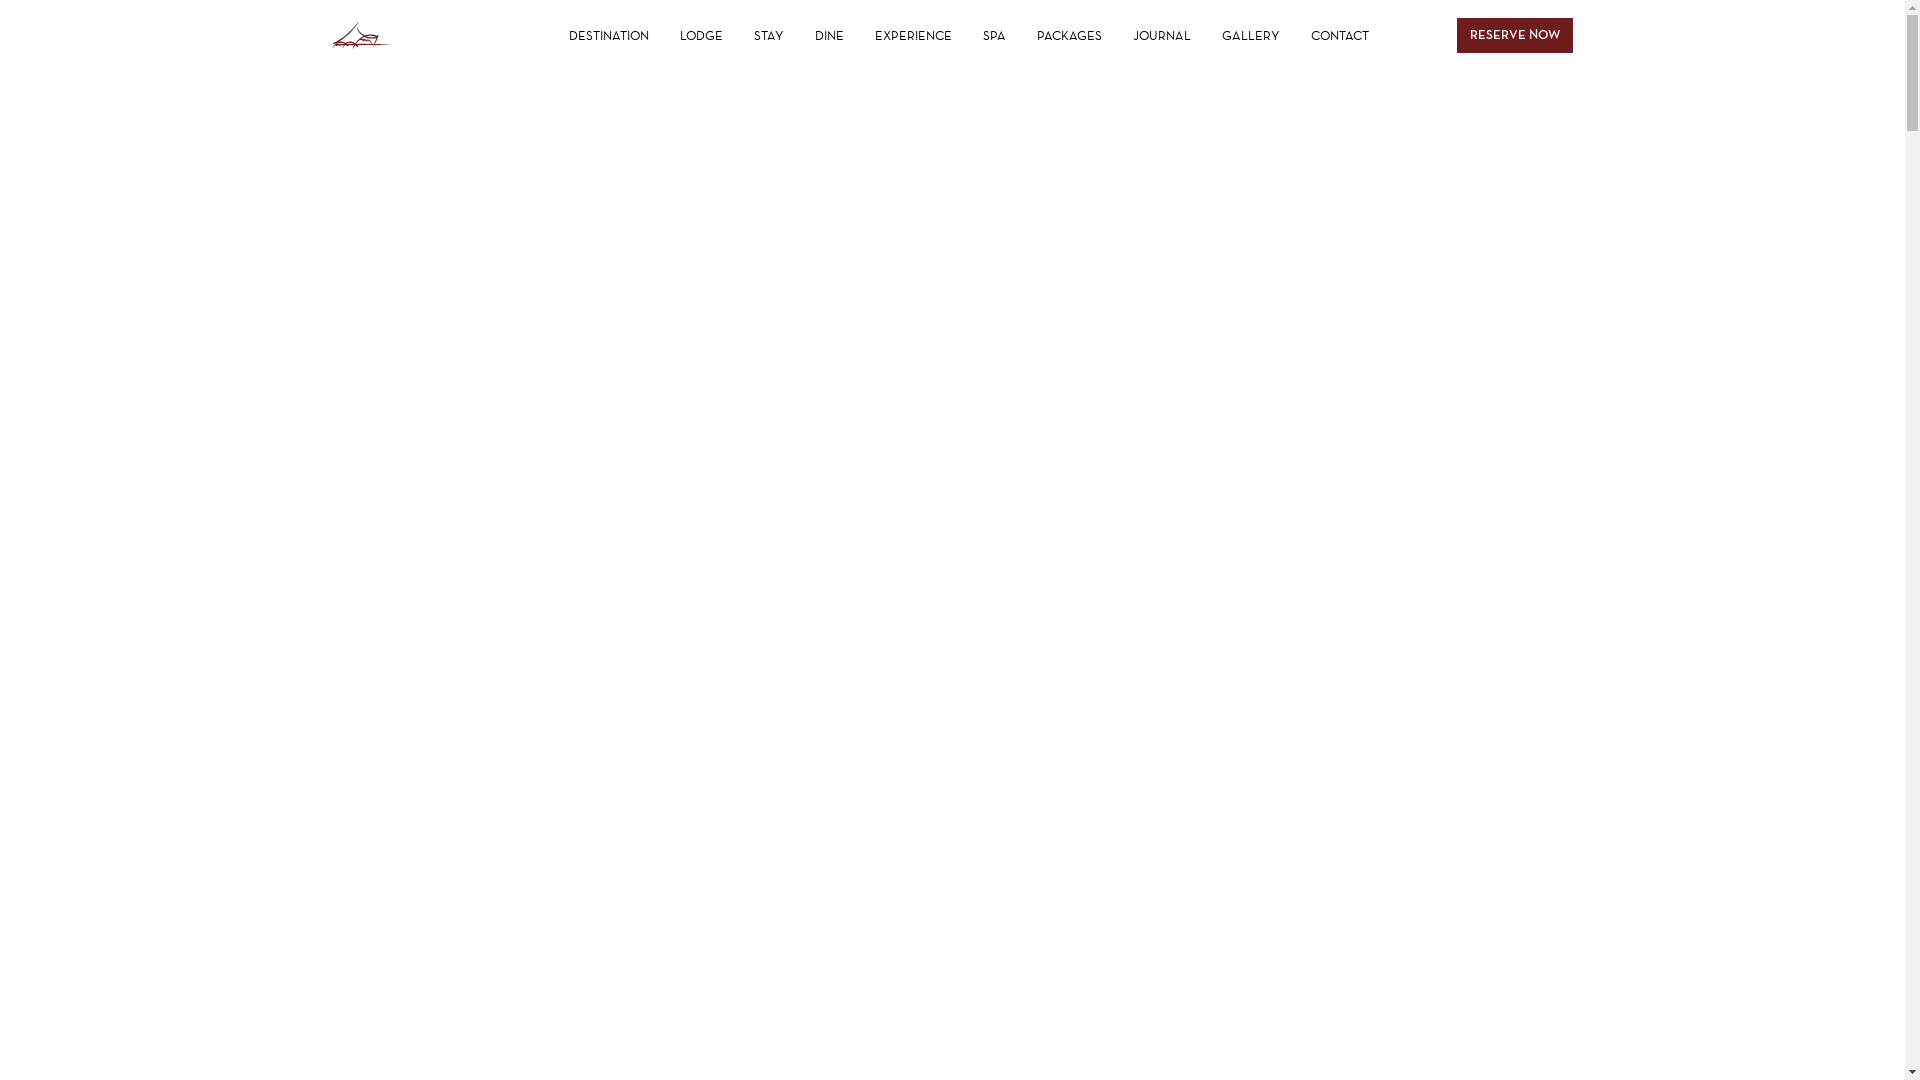 Image resolution: width=1920 pixels, height=1080 pixels. Describe the element at coordinates (860, 35) in the screenshot. I see `'EXPERIENCE'` at that location.